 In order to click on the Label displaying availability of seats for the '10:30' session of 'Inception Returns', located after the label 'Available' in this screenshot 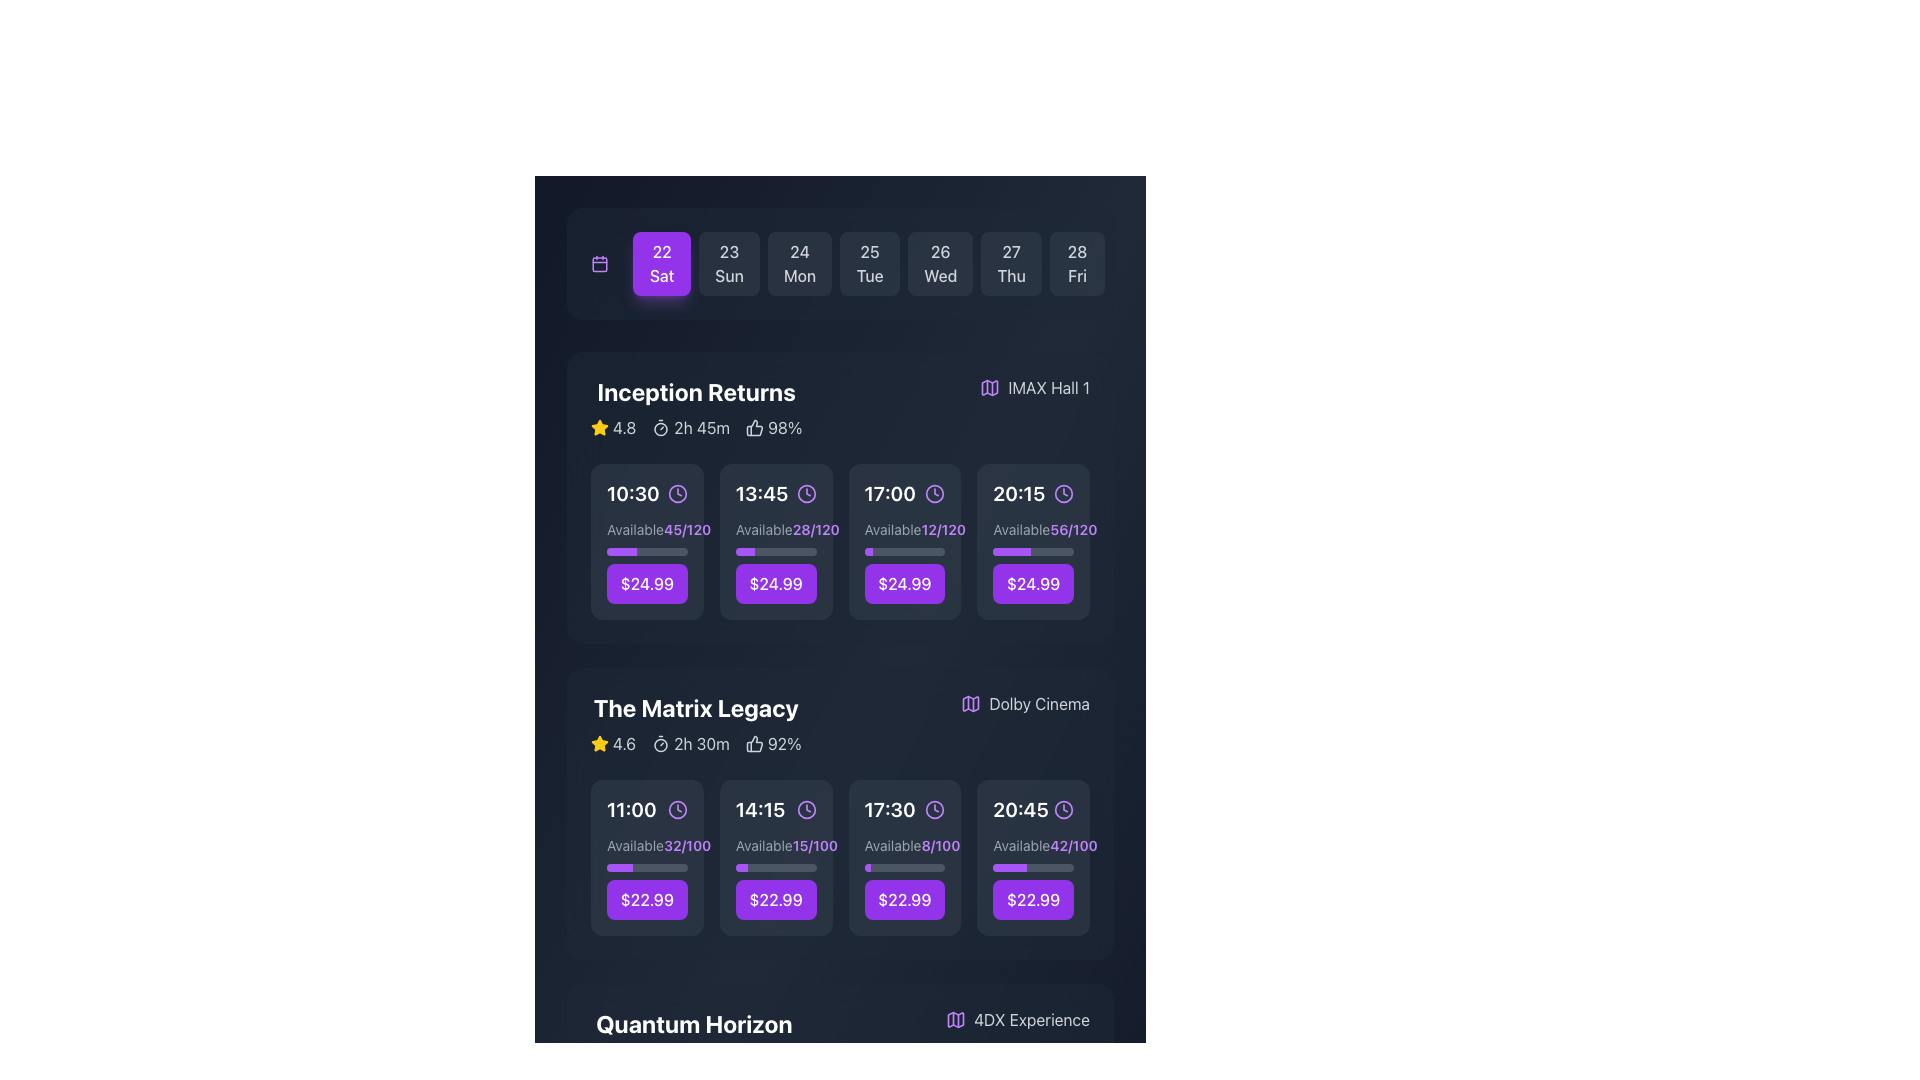, I will do `click(687, 528)`.